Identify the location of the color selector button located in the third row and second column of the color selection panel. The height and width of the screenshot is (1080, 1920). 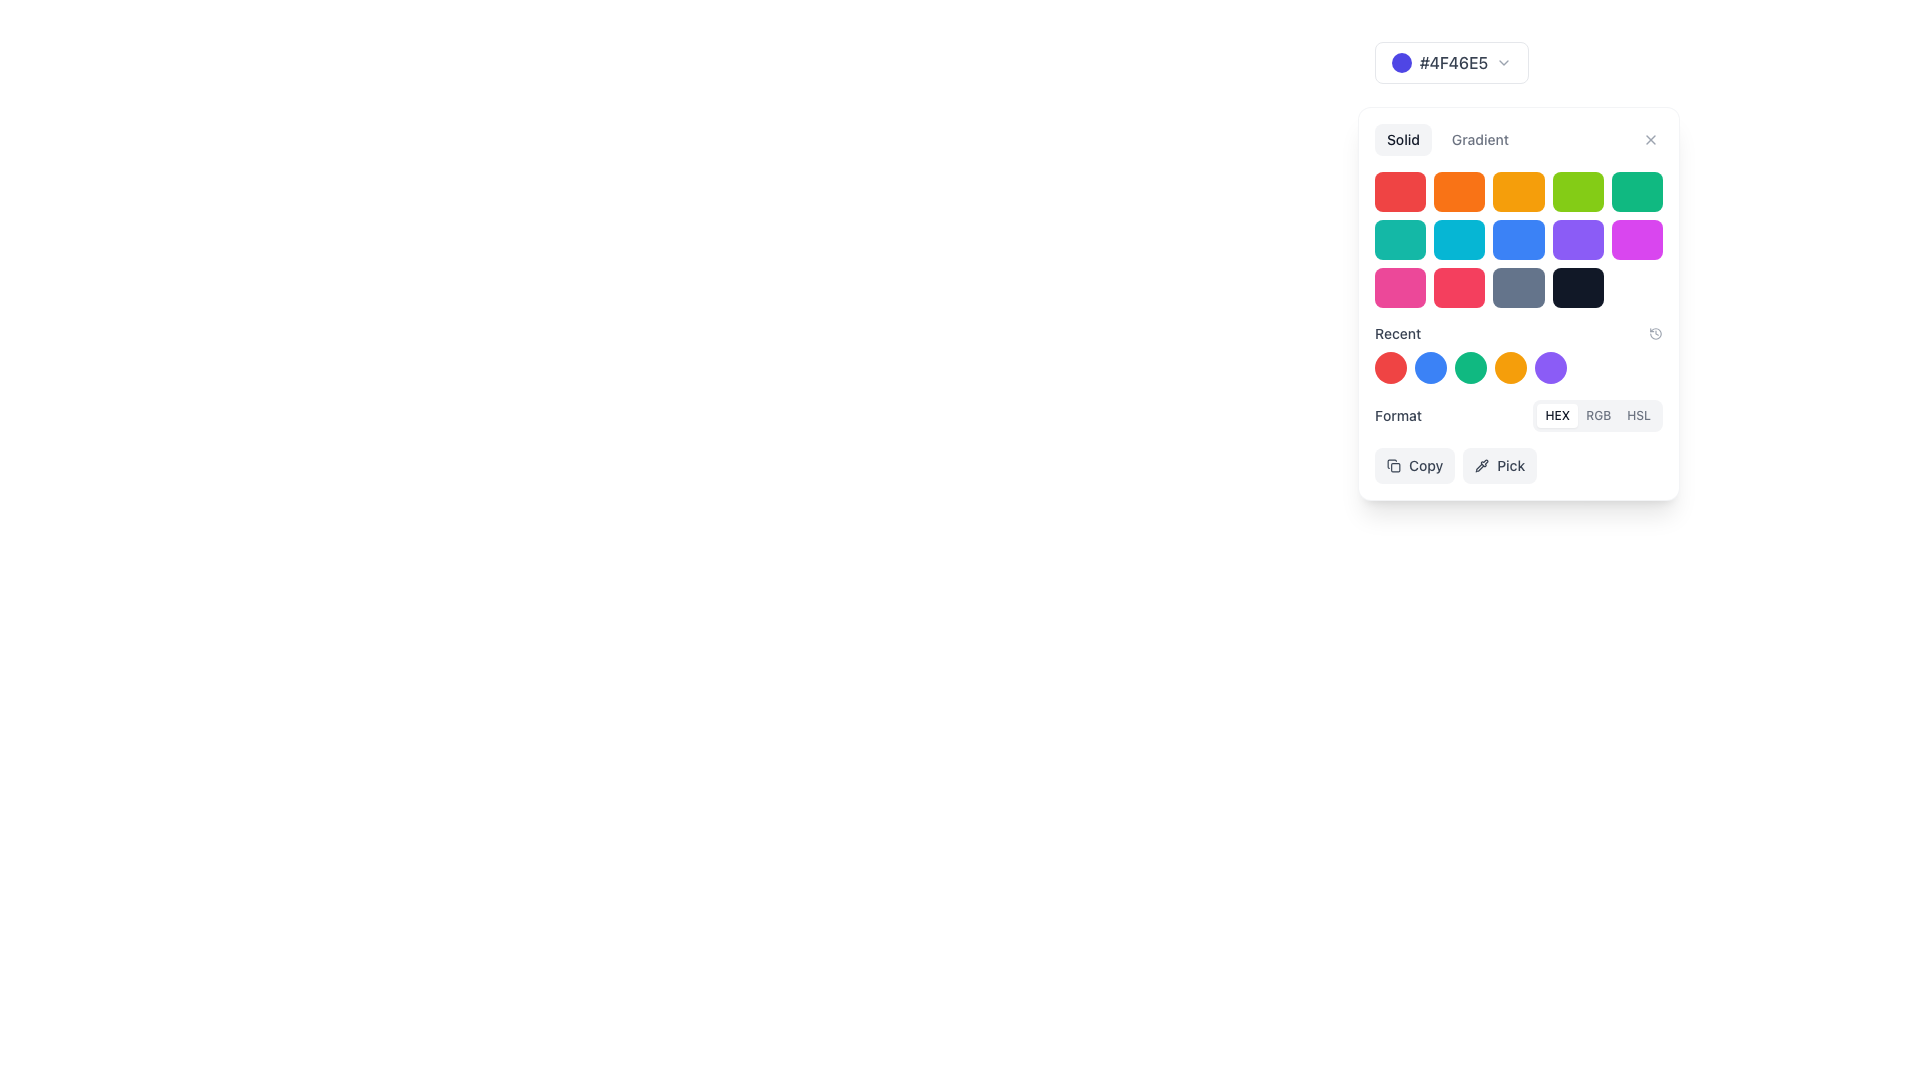
(1459, 288).